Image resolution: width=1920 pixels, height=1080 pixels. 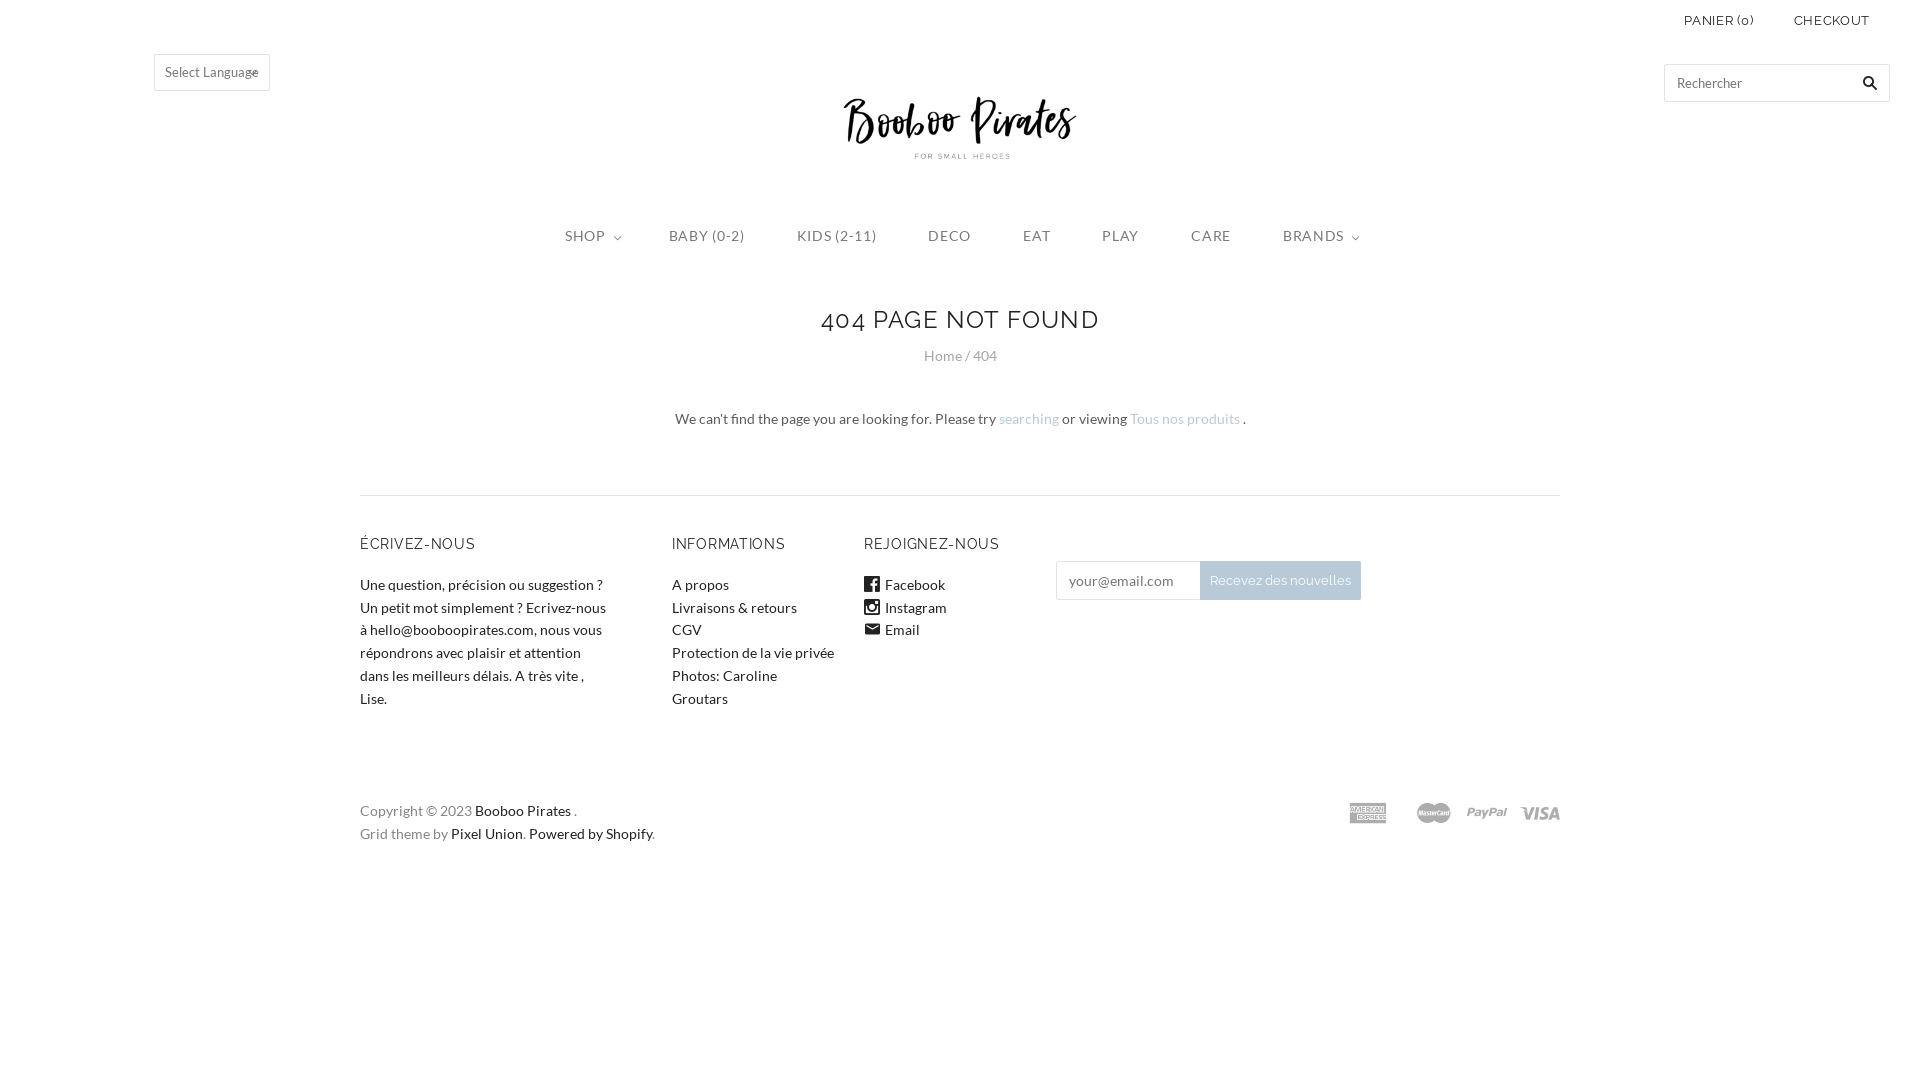 What do you see at coordinates (891, 628) in the screenshot?
I see `'Email'` at bounding box center [891, 628].